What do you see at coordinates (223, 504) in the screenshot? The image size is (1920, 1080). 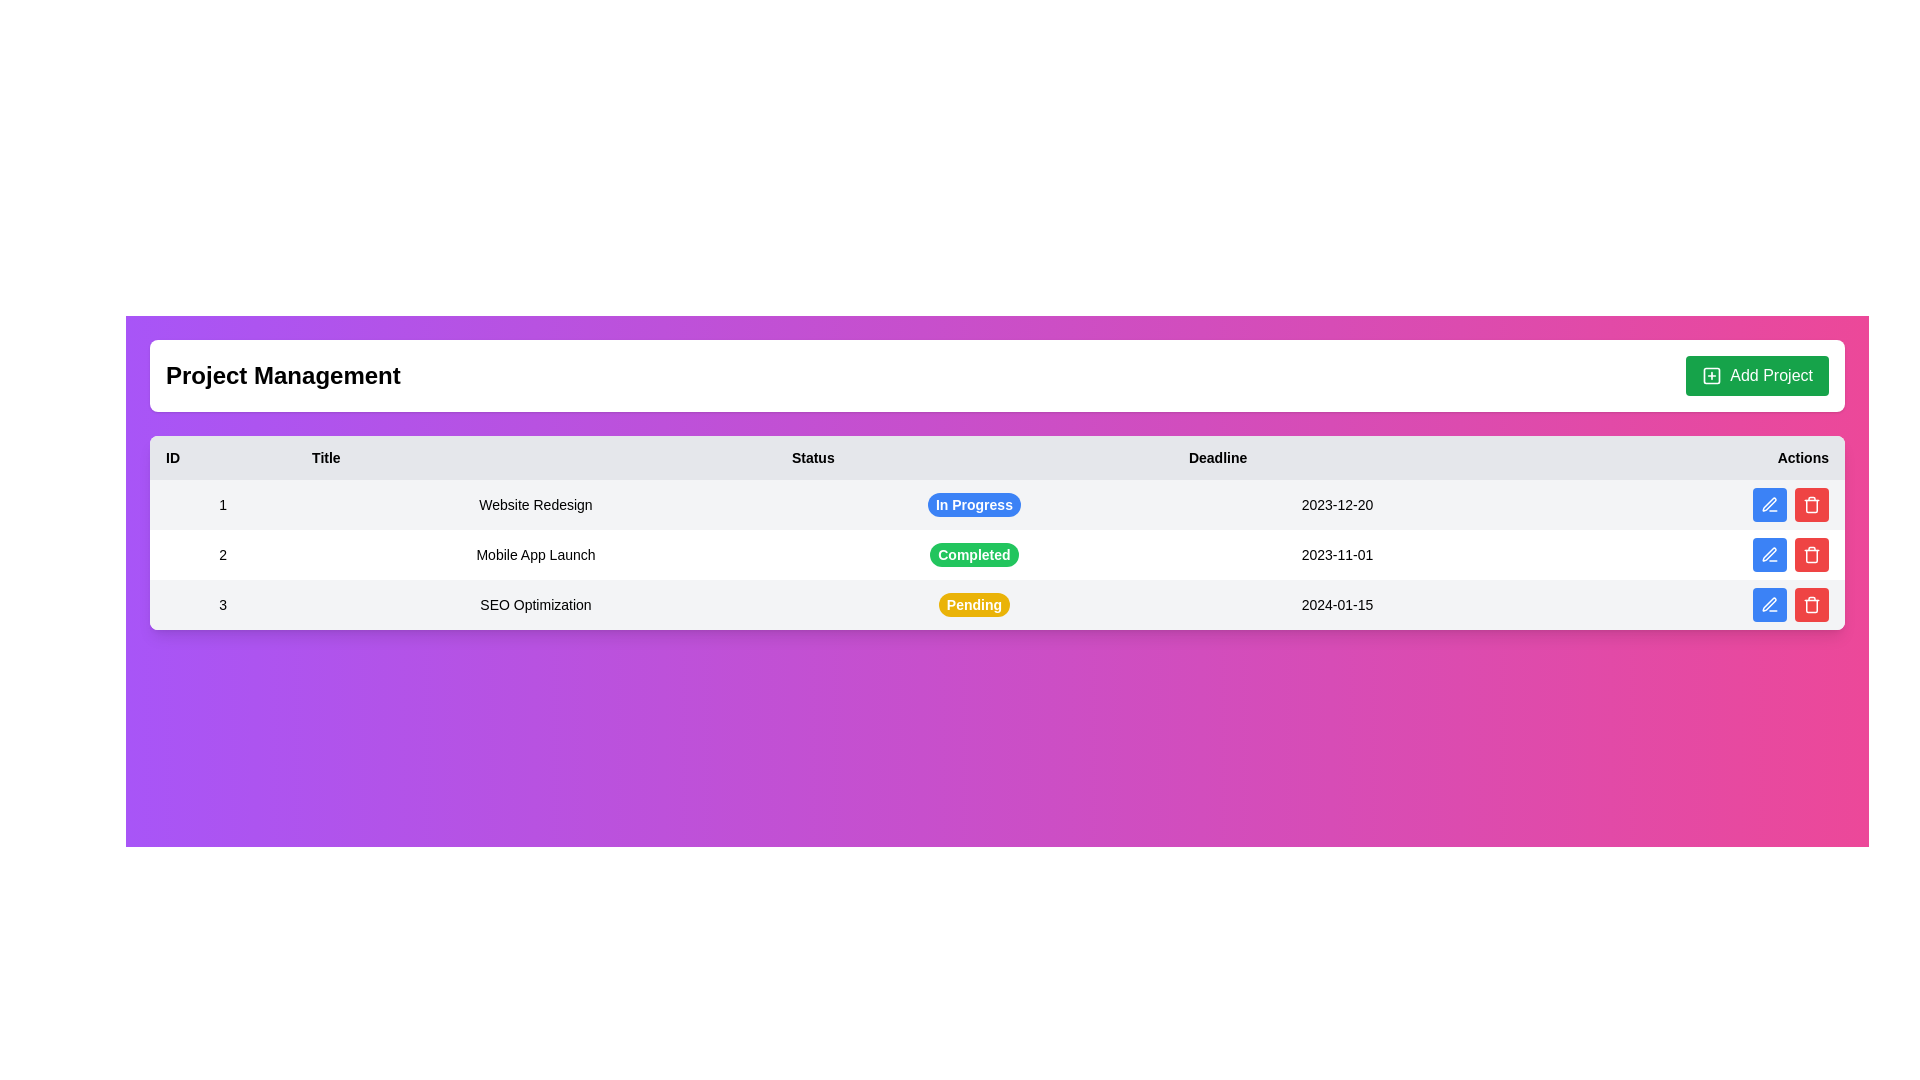 I see `text displayed in the small rectangular area labeled '1', located in the first row and first column of the table under the 'ID' header` at bounding box center [223, 504].